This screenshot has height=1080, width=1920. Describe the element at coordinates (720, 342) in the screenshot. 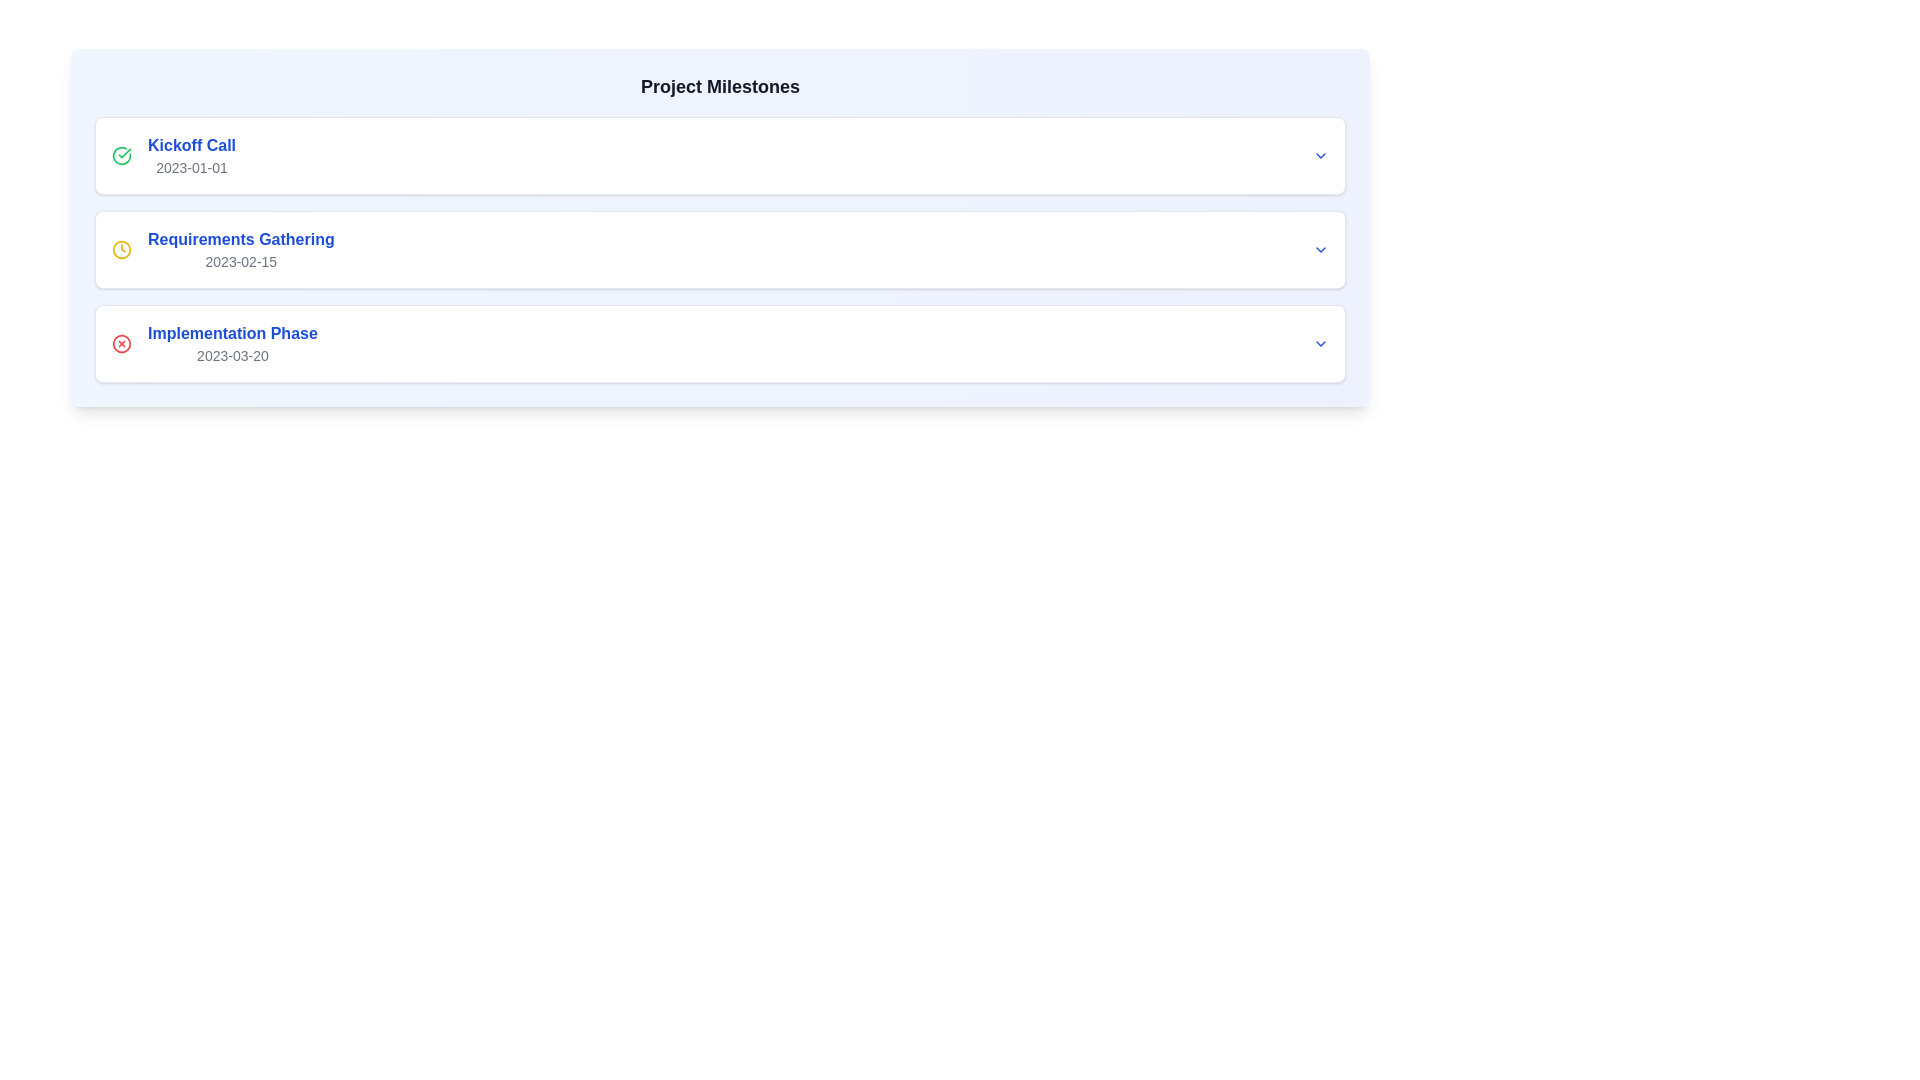

I see `the 'Implementation Phase' milestone in the project milestones list` at that location.